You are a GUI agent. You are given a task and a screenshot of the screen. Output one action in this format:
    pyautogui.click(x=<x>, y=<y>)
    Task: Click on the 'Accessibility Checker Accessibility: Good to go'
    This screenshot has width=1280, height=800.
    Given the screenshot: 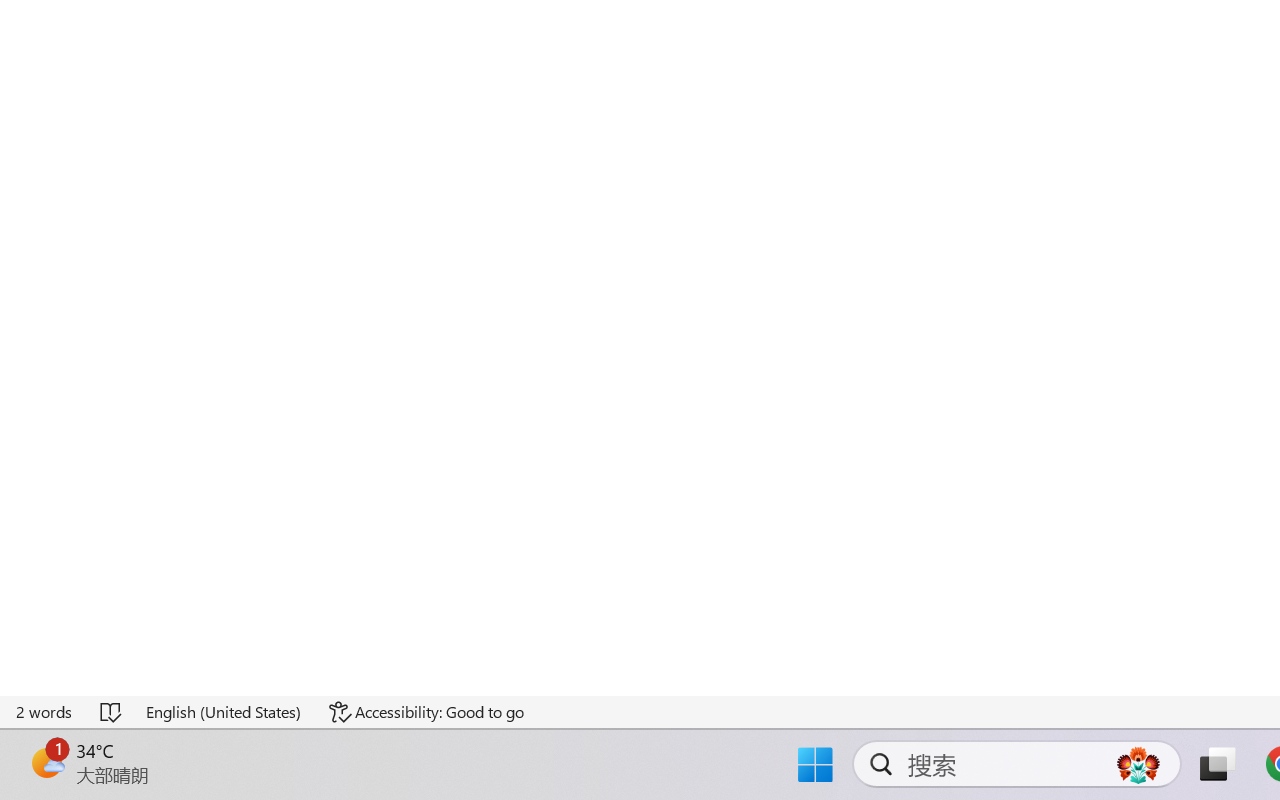 What is the action you would take?
    pyautogui.click(x=397, y=743)
    